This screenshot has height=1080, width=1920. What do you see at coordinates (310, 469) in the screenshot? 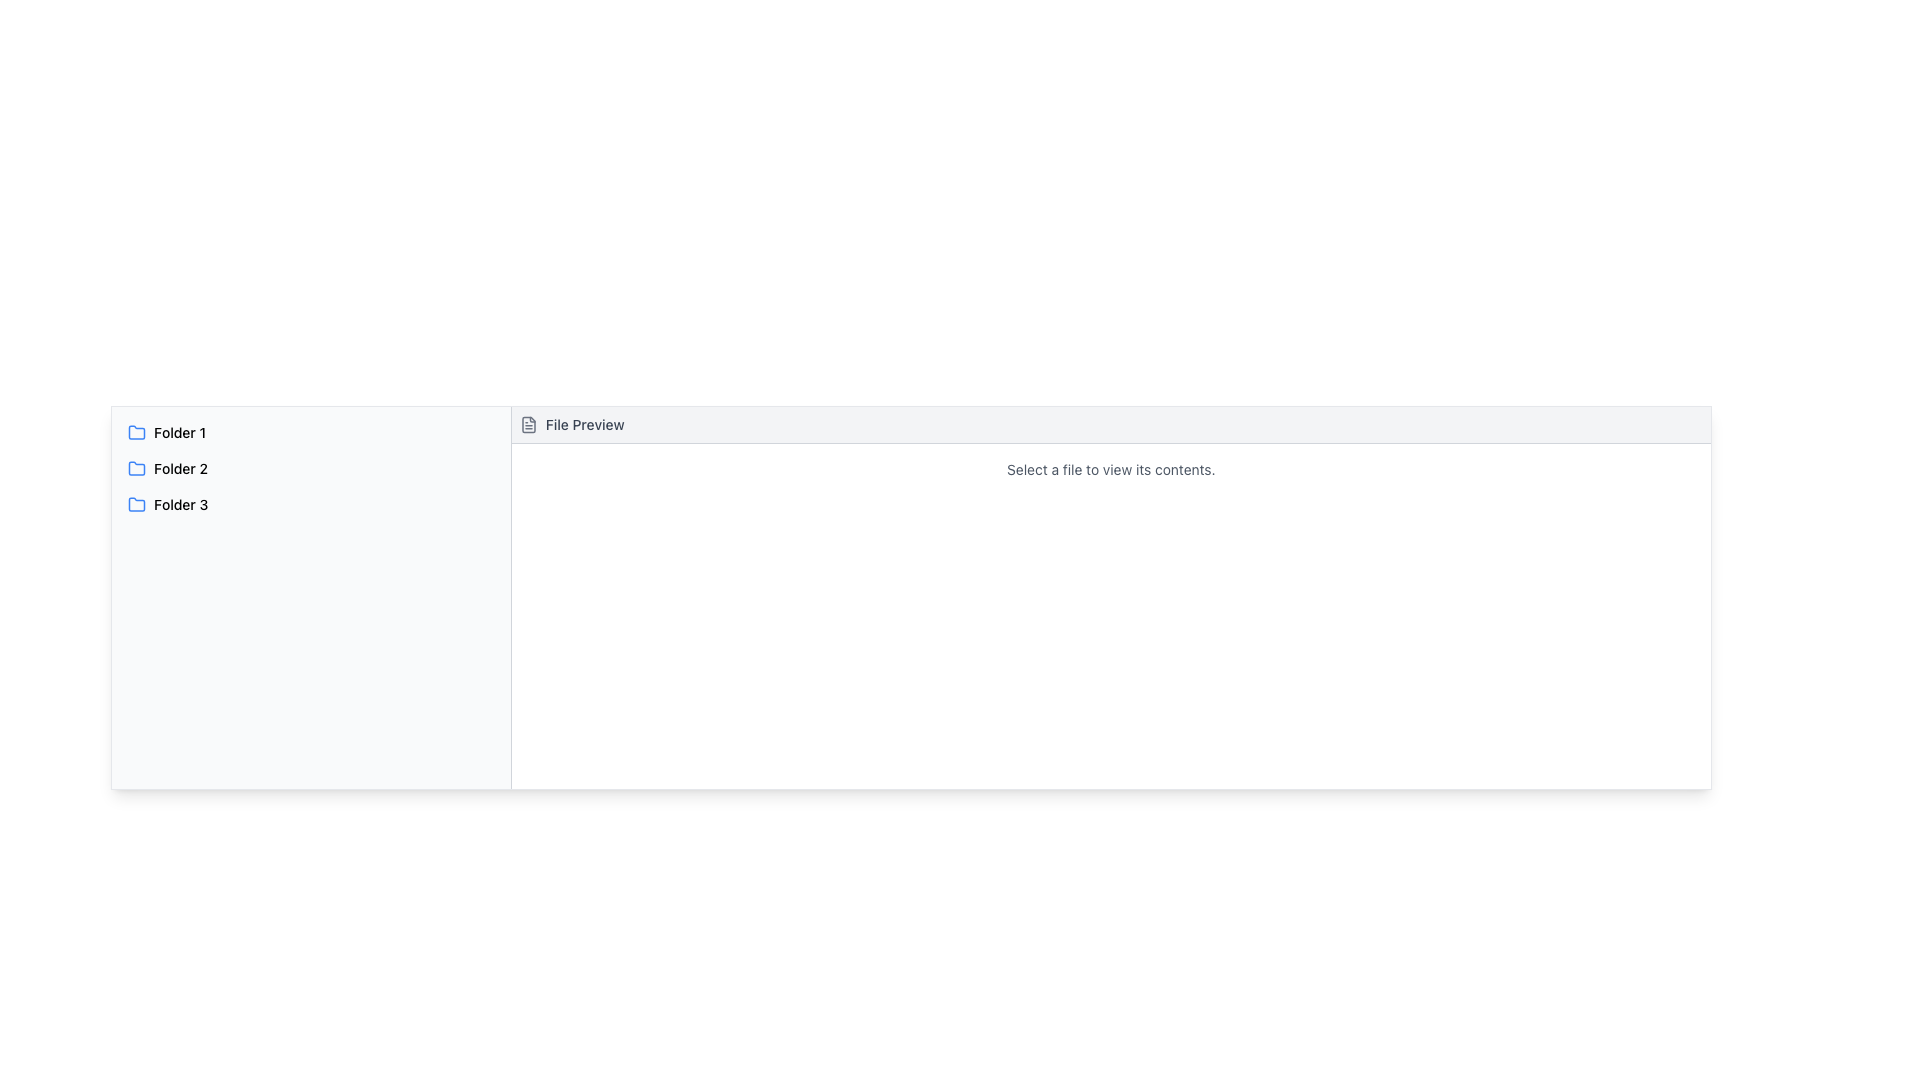
I see `the 'Folder 2' list item in the left panel of the application` at bounding box center [310, 469].